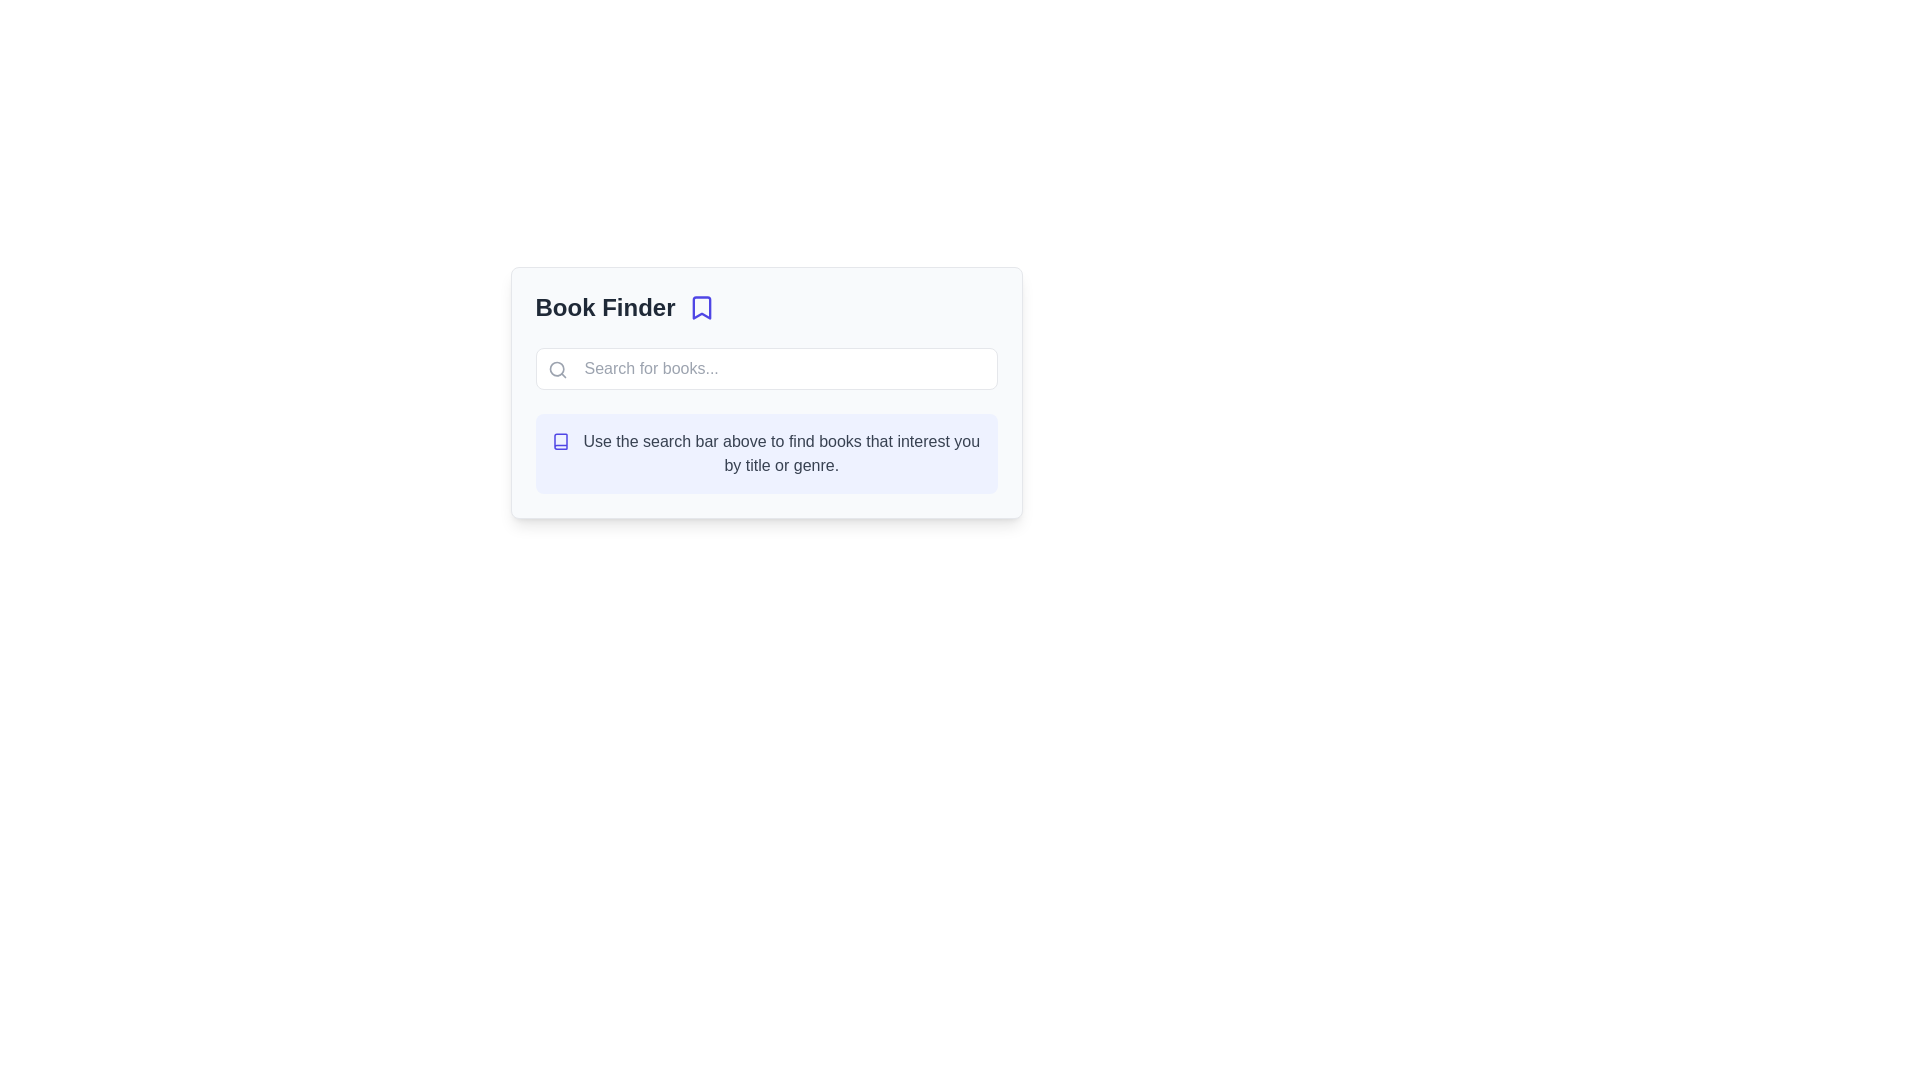 This screenshot has height=1080, width=1920. Describe the element at coordinates (780, 454) in the screenshot. I see `the instructional static text element that guides users on interacting with the search bar for finding books, located below the search input field and to the right of the book icon` at that location.